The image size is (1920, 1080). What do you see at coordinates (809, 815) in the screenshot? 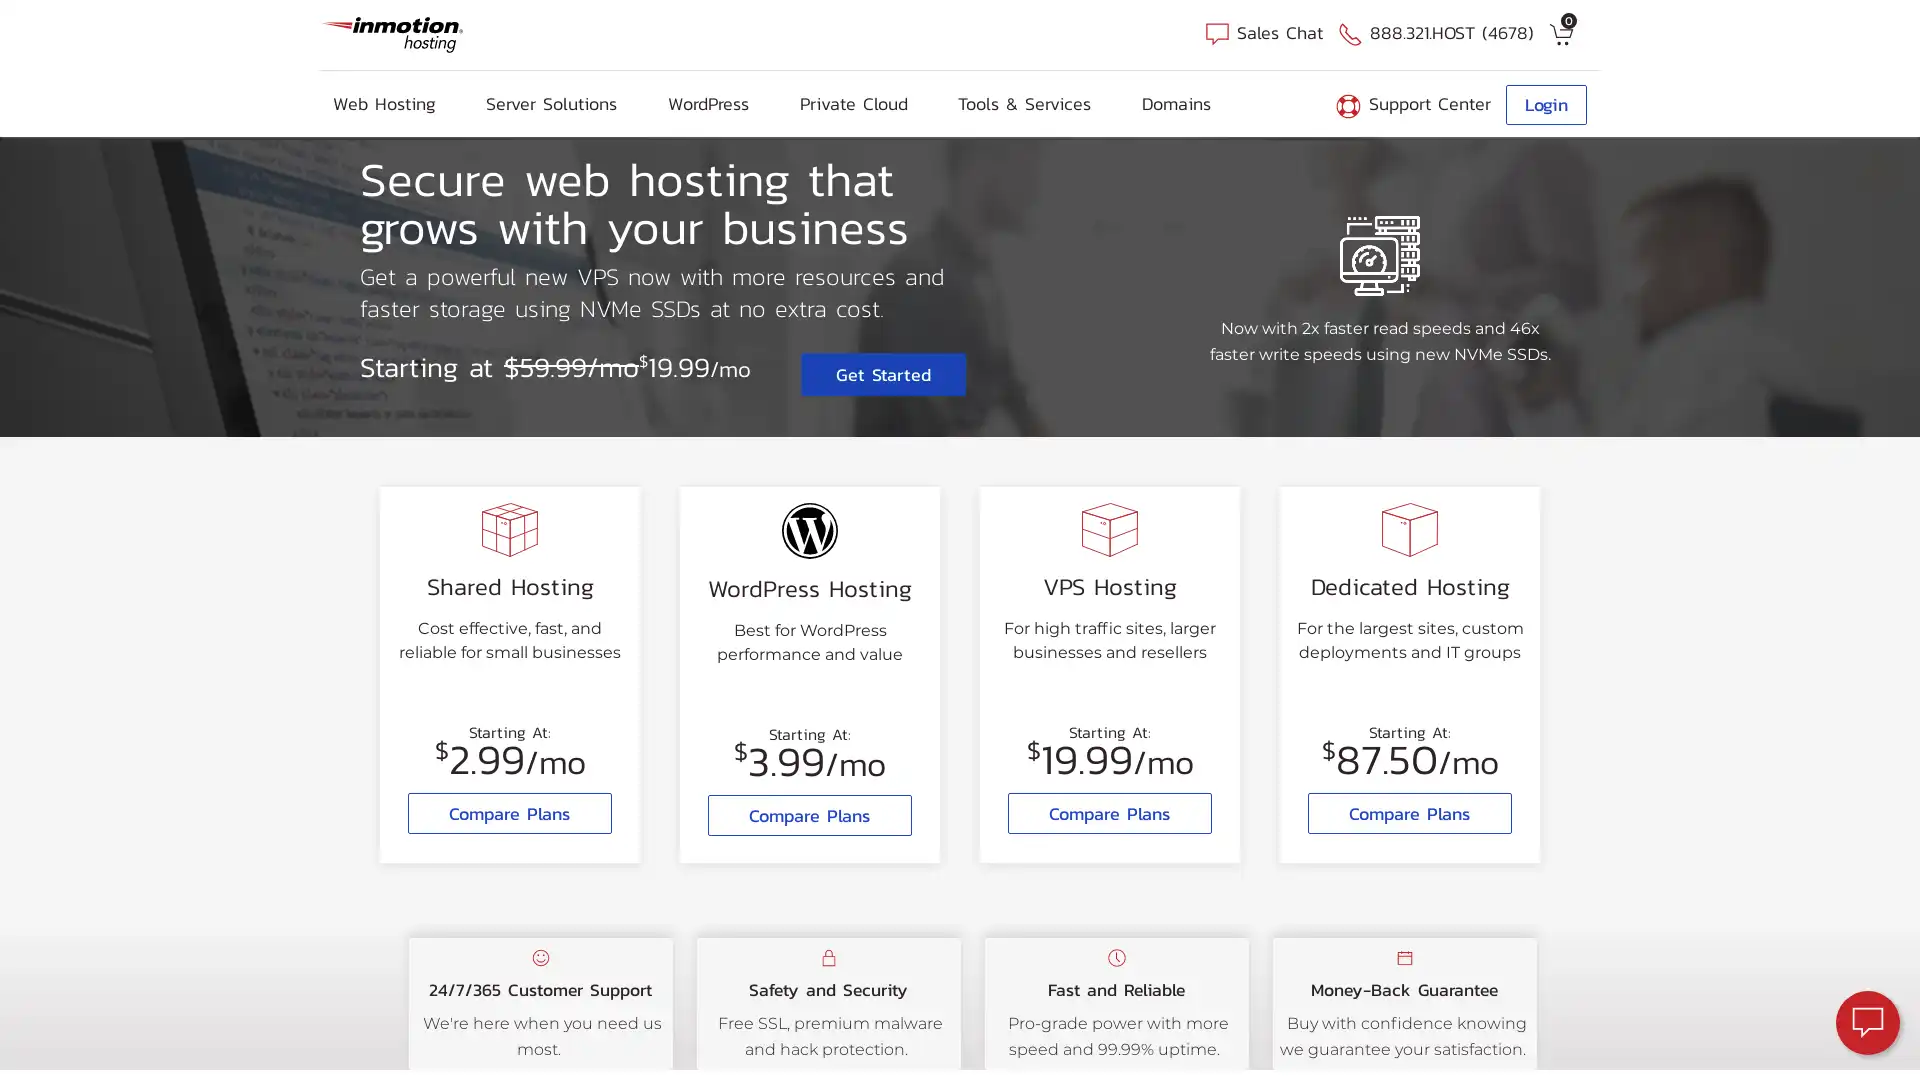
I see `Compare Plans` at bounding box center [809, 815].